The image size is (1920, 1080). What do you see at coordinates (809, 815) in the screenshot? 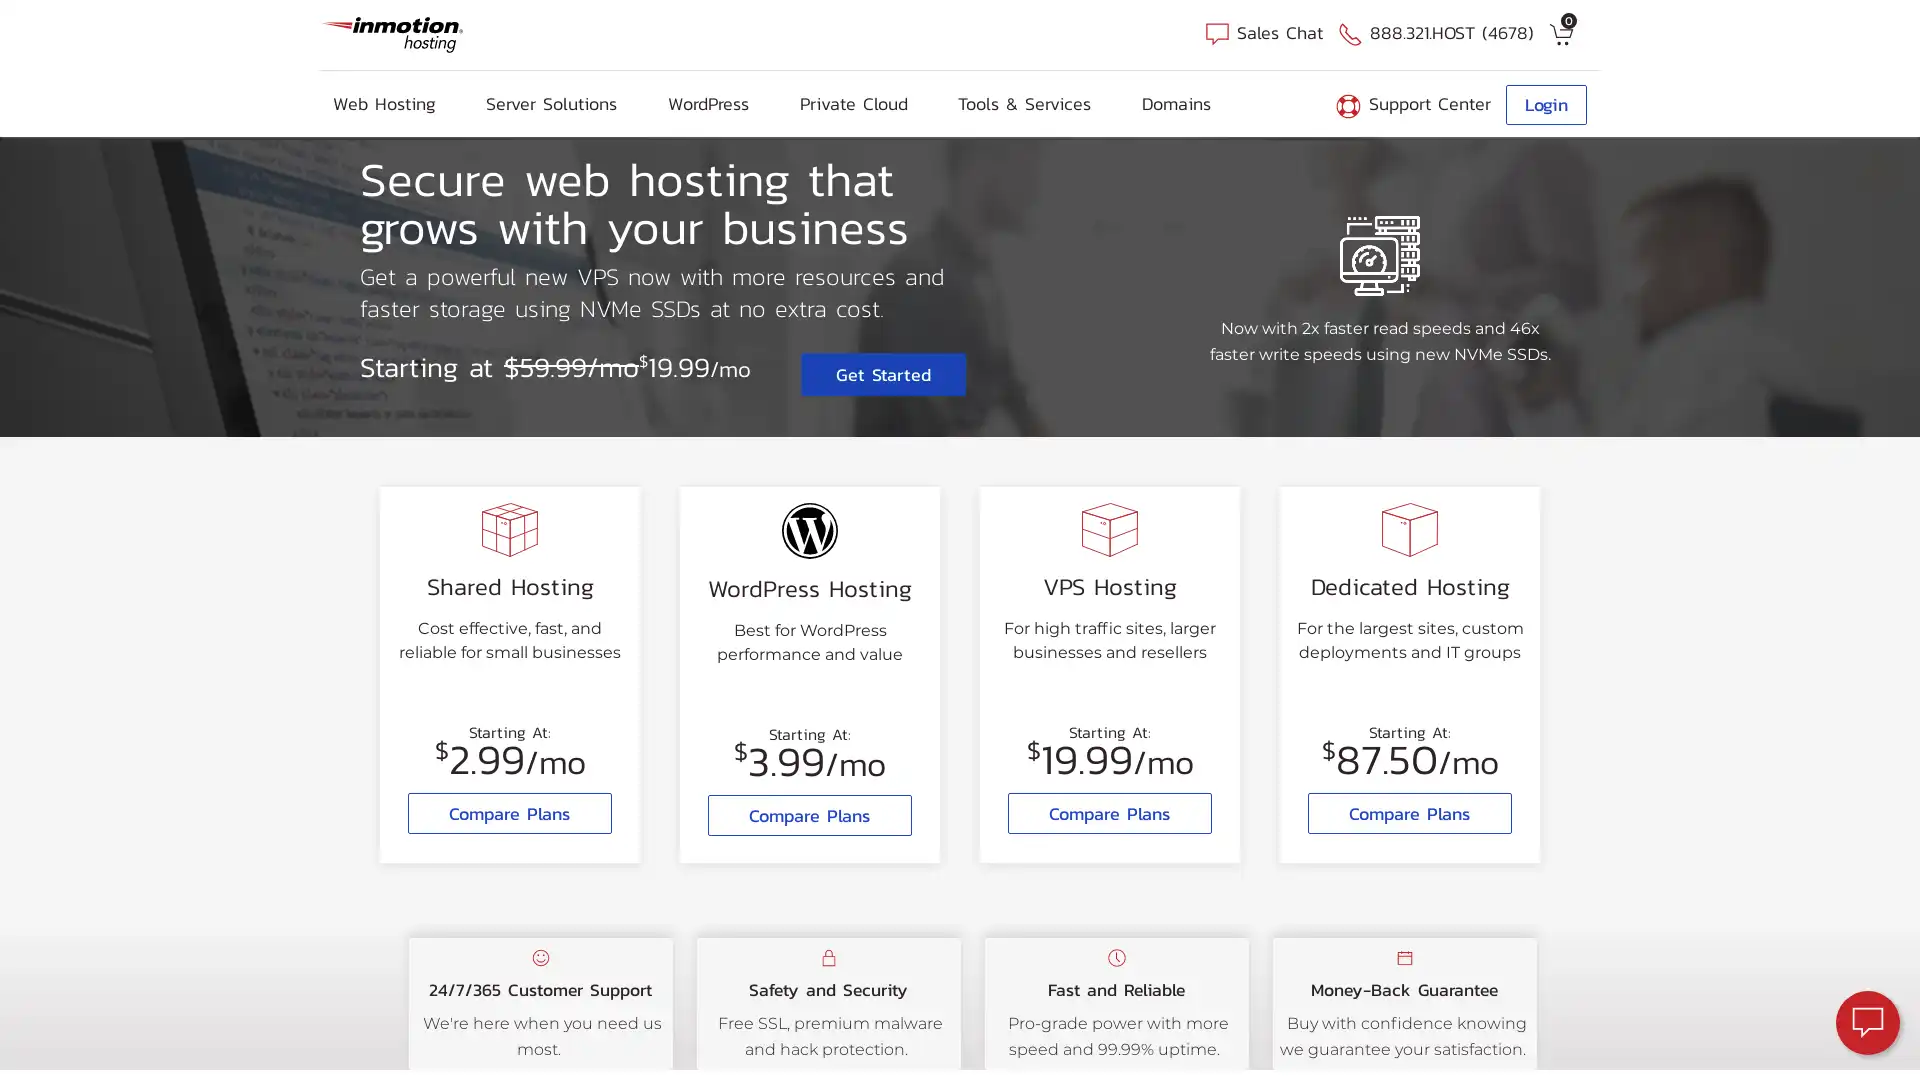
I see `Compare Plans` at bounding box center [809, 815].